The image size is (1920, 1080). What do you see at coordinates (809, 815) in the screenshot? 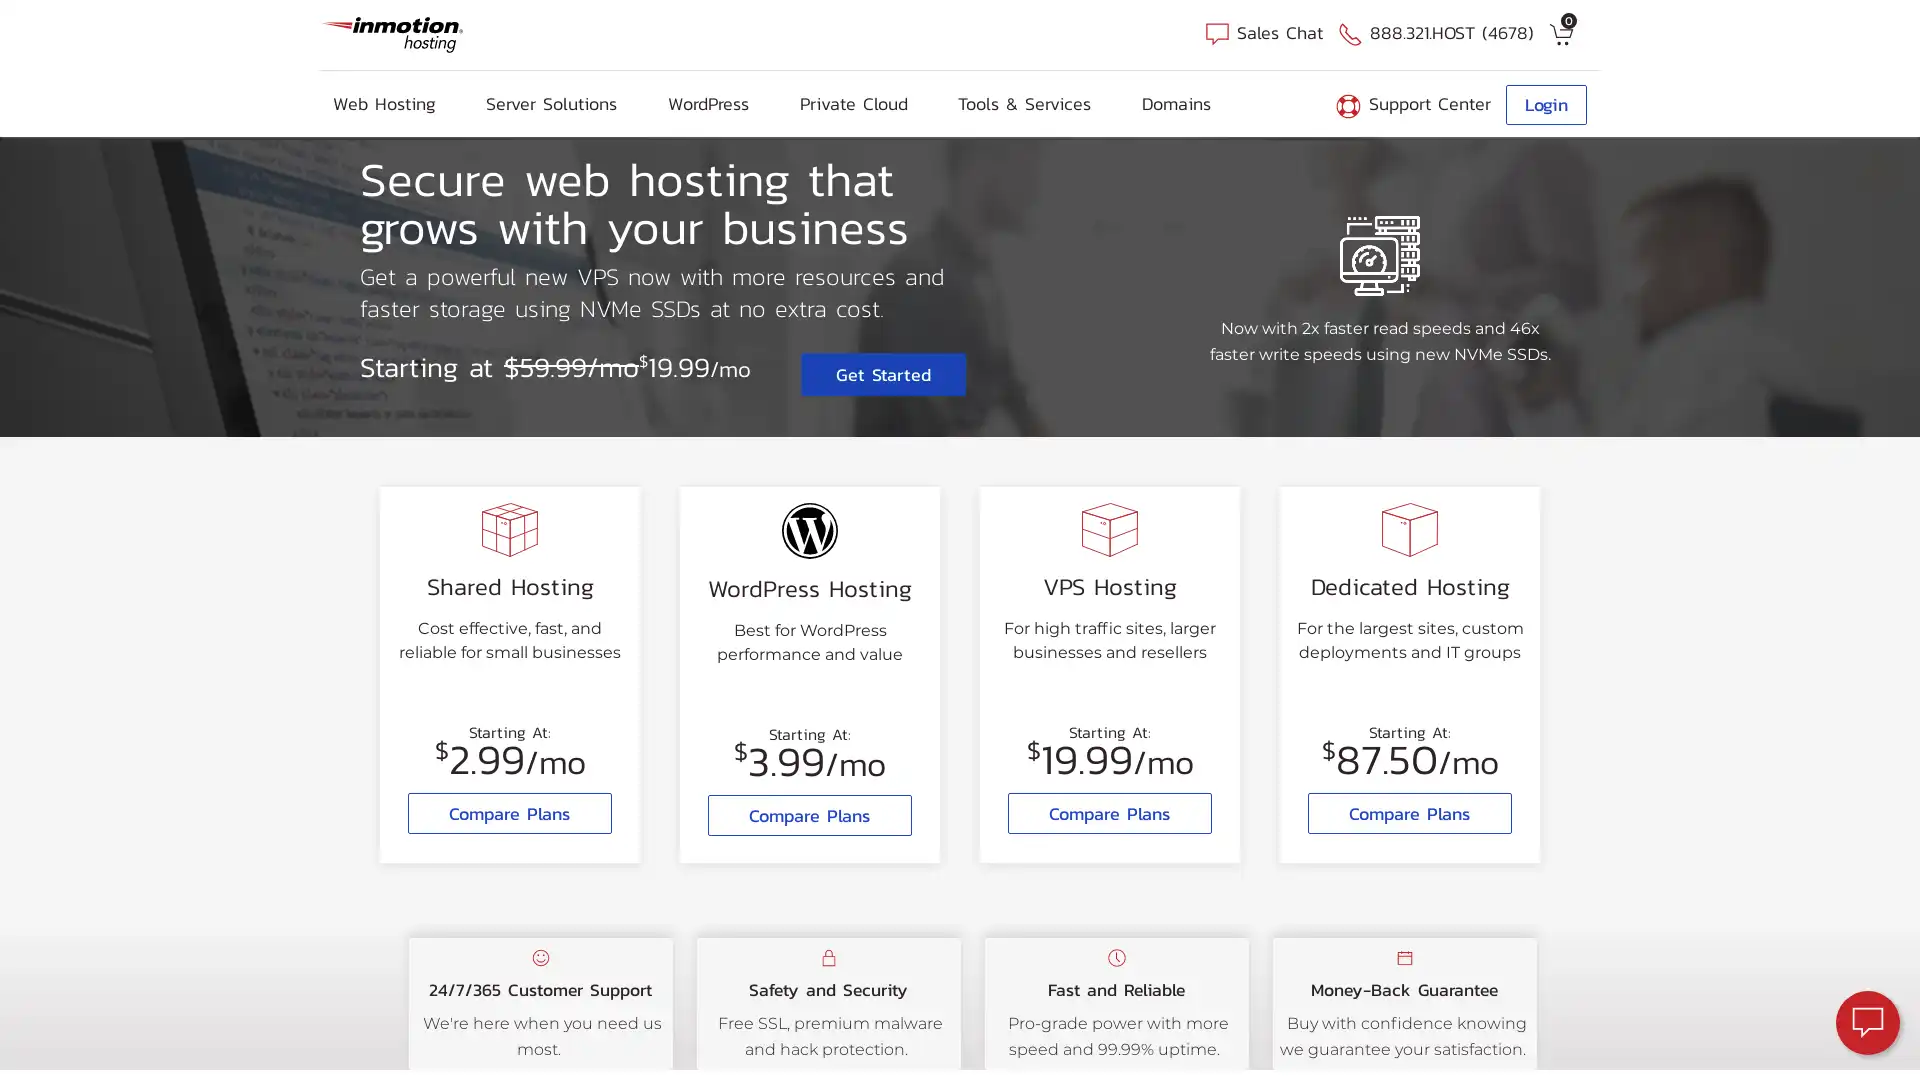
I see `Compare Plans` at bounding box center [809, 815].